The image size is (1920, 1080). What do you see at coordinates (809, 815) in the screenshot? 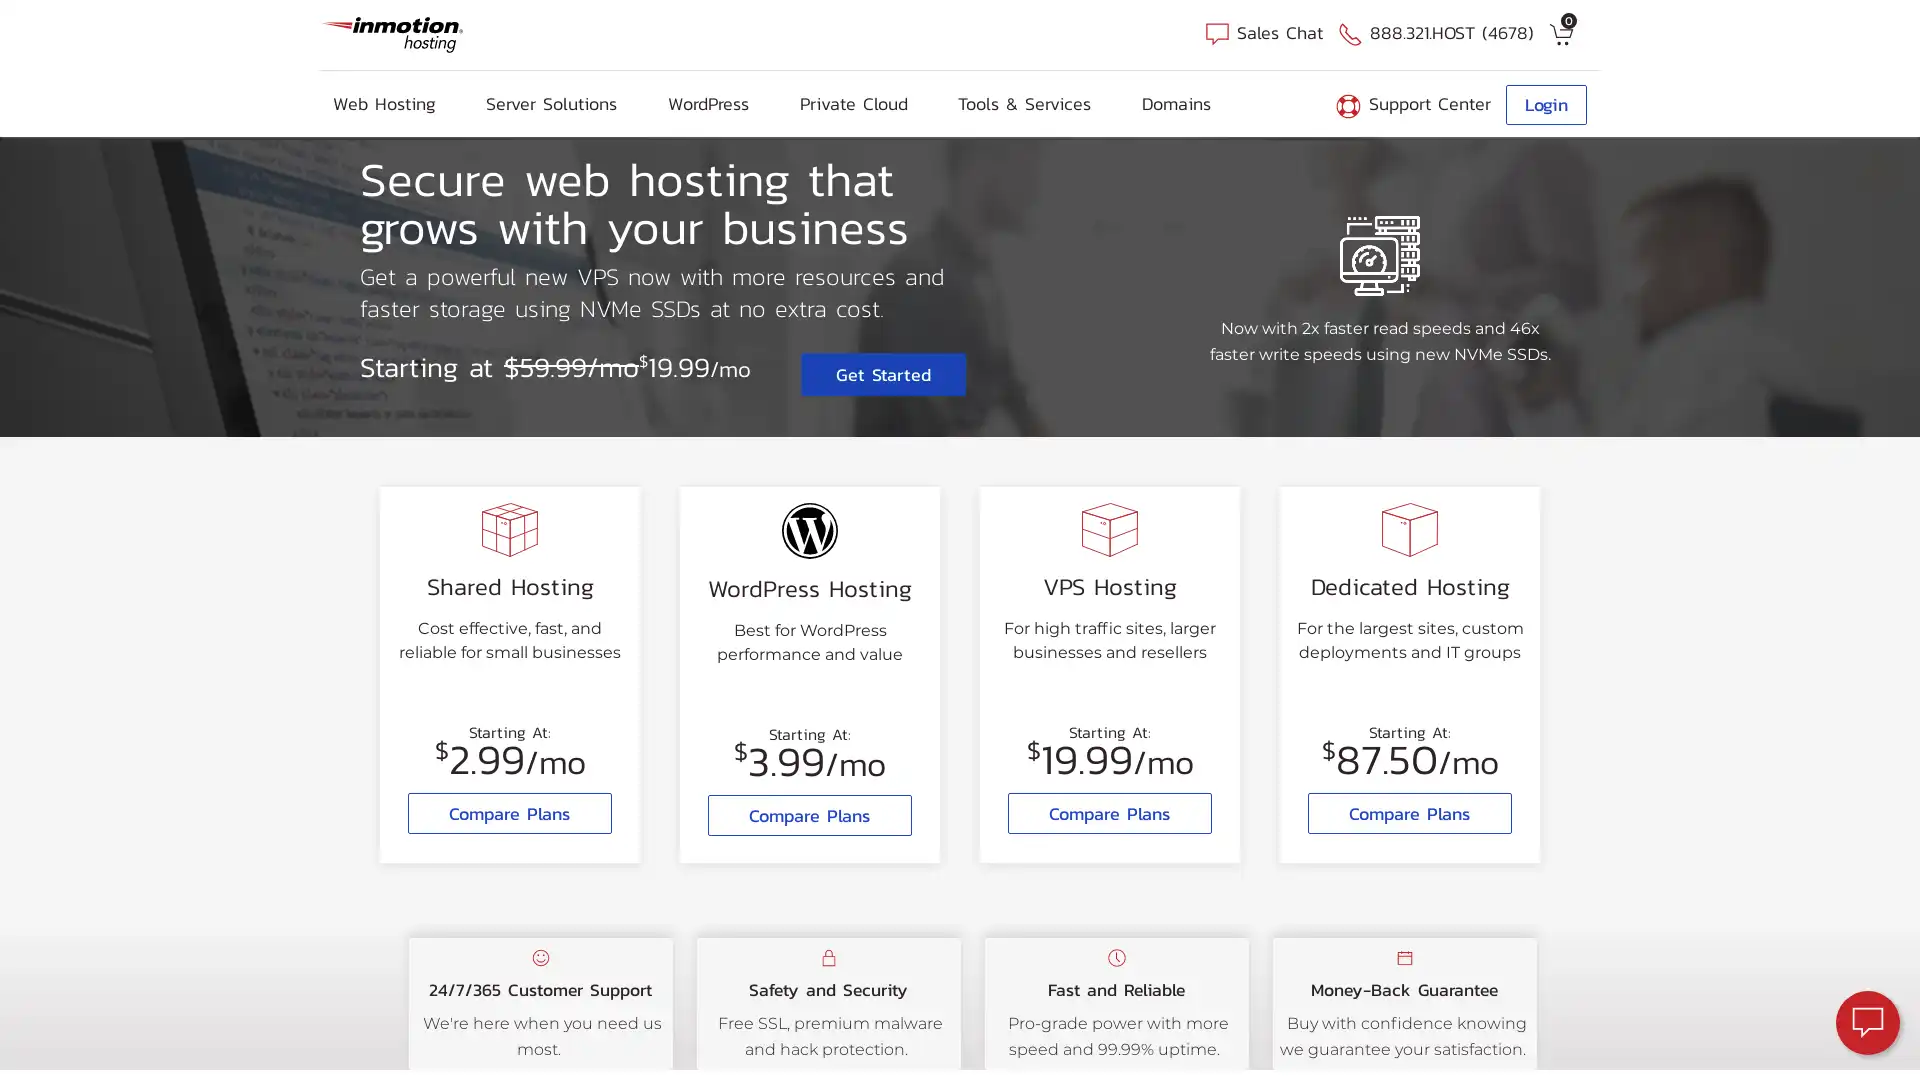
I see `Compare Plans` at bounding box center [809, 815].